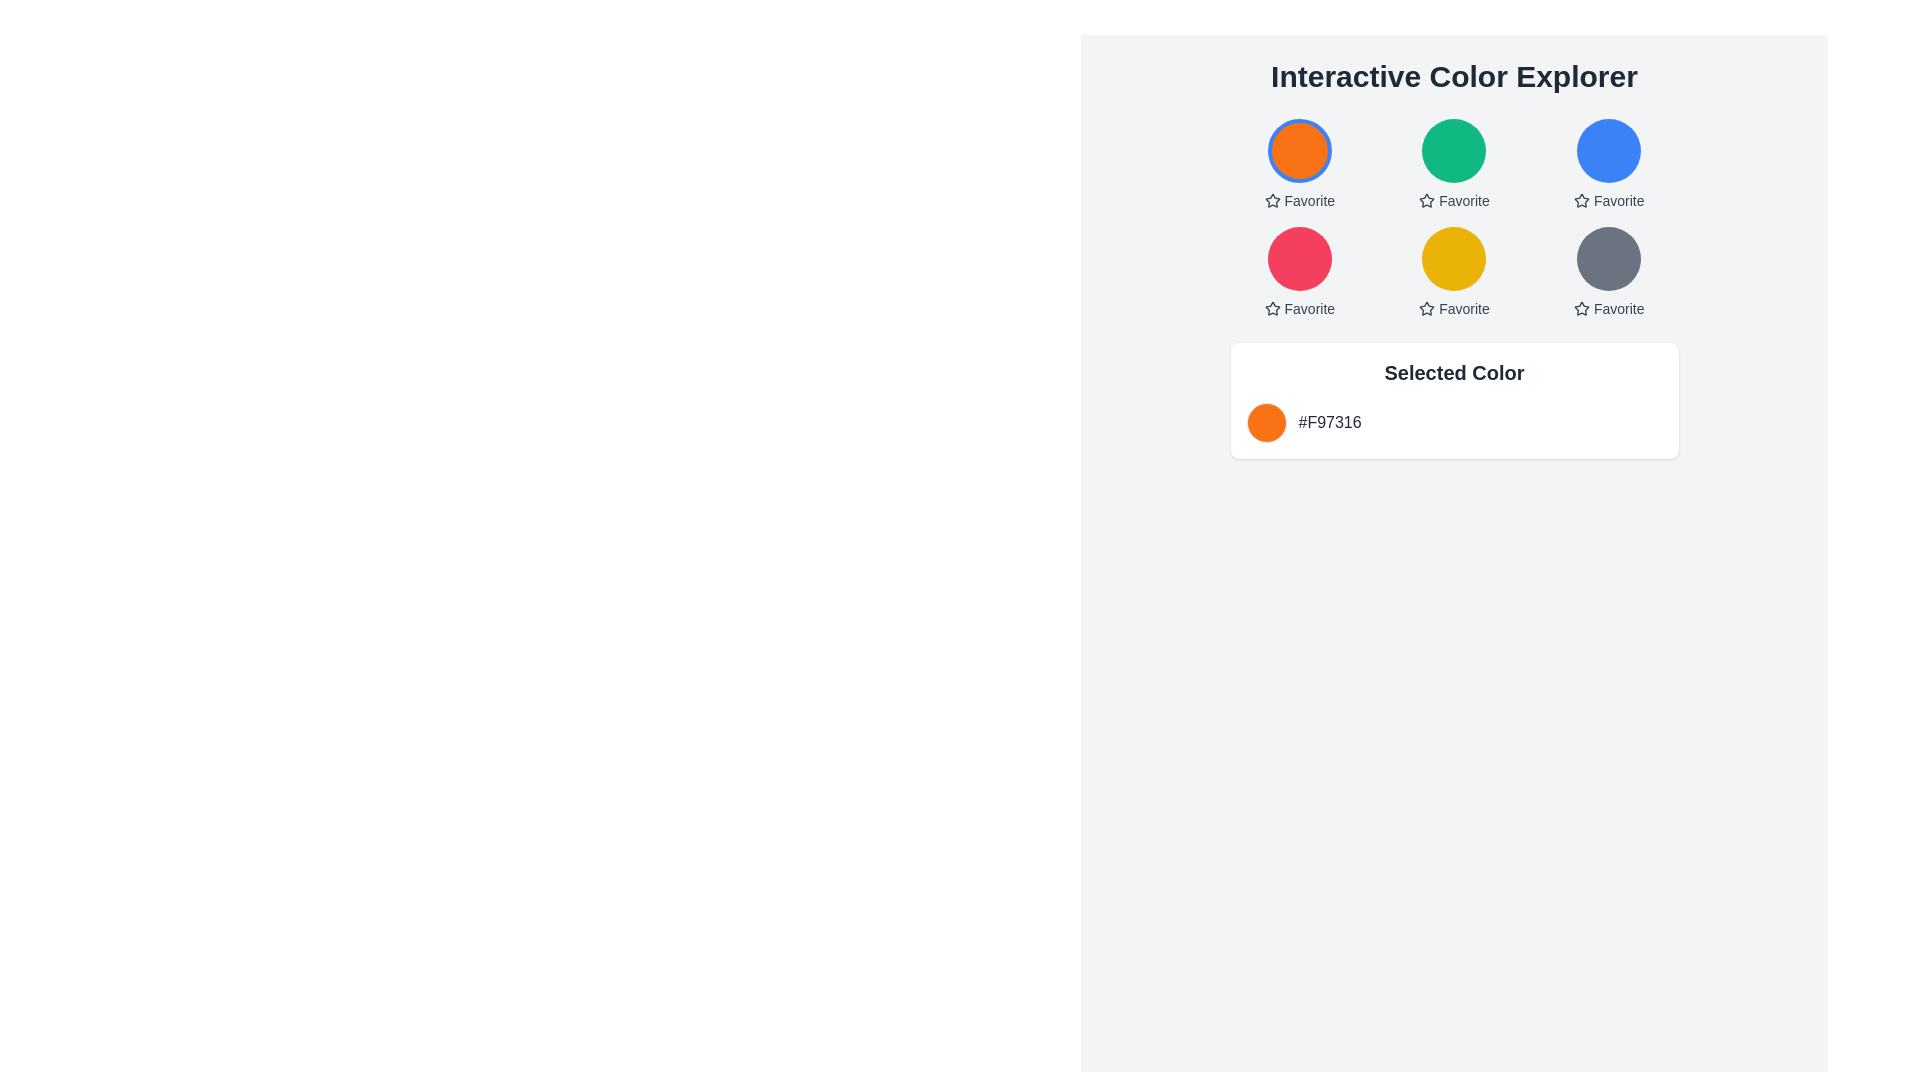 The height and width of the screenshot is (1080, 1920). What do you see at coordinates (1271, 200) in the screenshot?
I see `the star icon used for favoriting items` at bounding box center [1271, 200].